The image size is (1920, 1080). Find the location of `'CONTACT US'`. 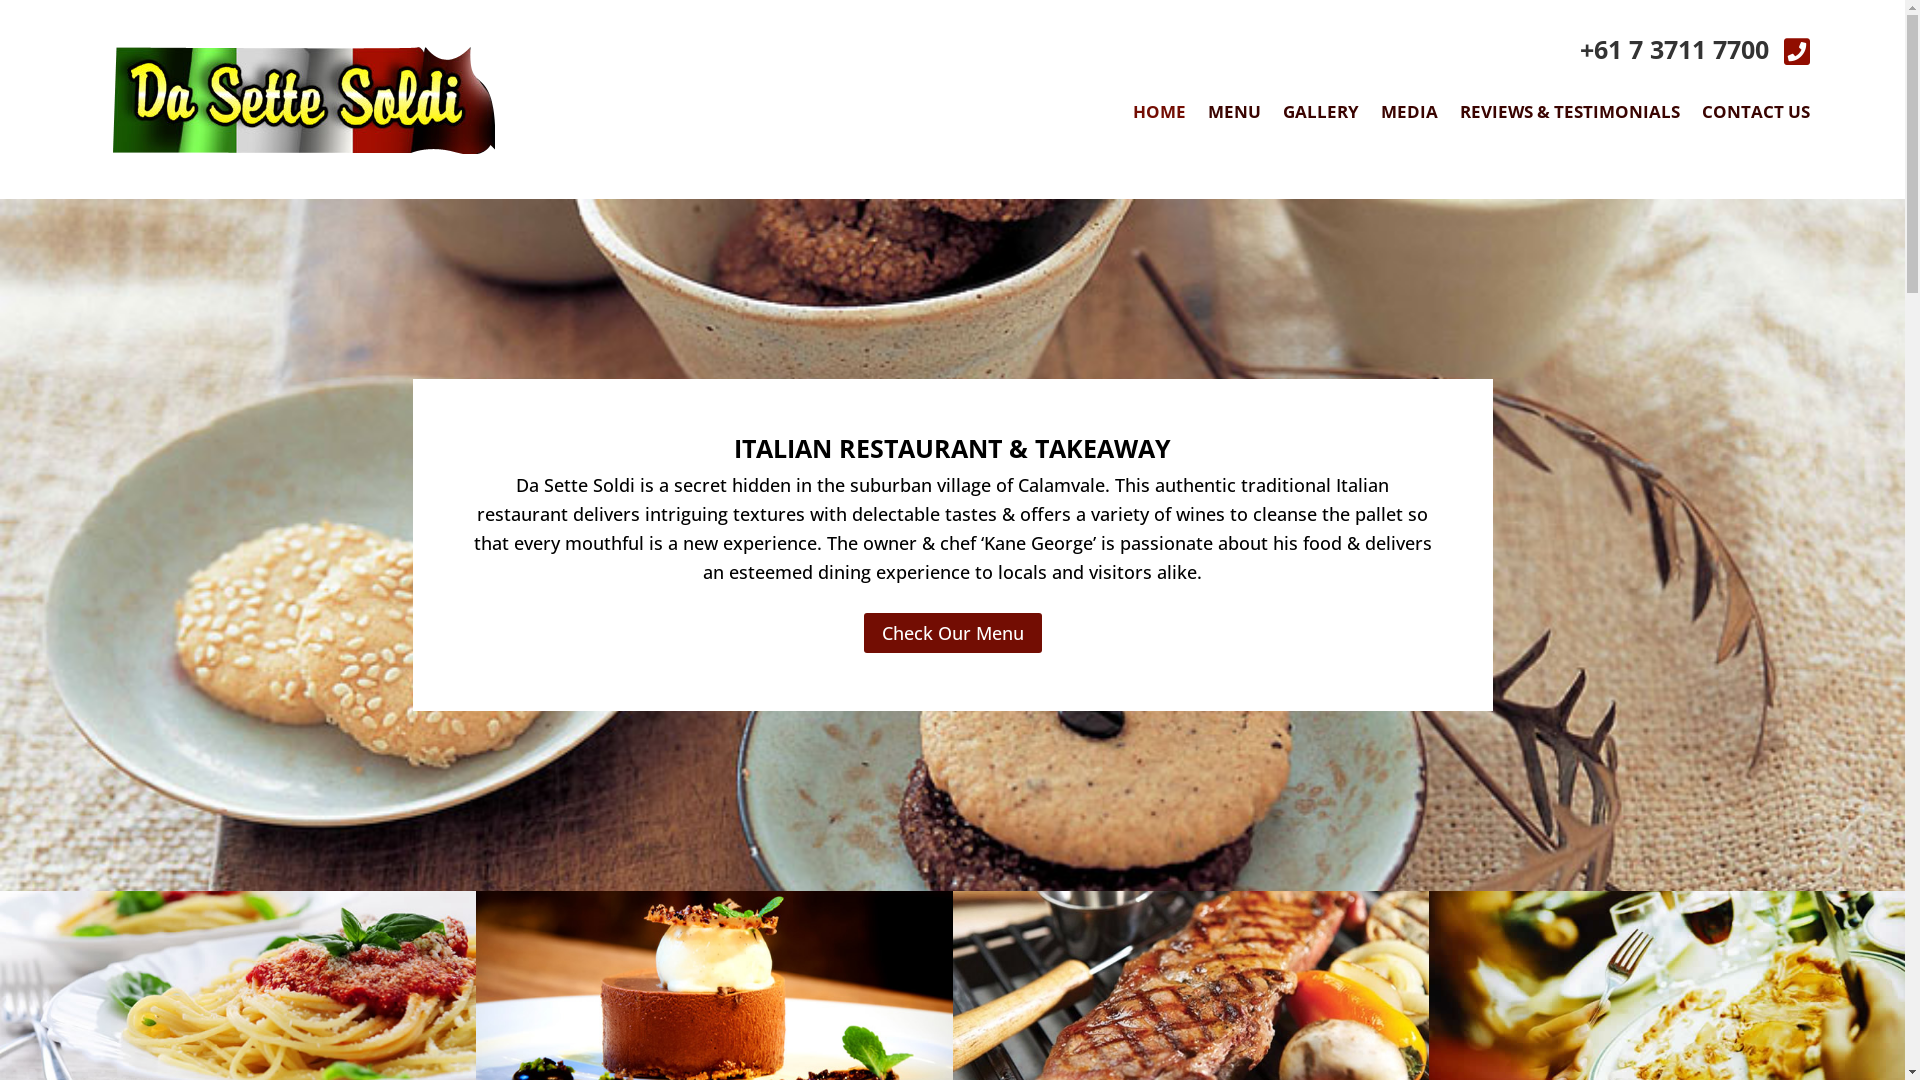

'CONTACT US' is located at coordinates (1755, 115).